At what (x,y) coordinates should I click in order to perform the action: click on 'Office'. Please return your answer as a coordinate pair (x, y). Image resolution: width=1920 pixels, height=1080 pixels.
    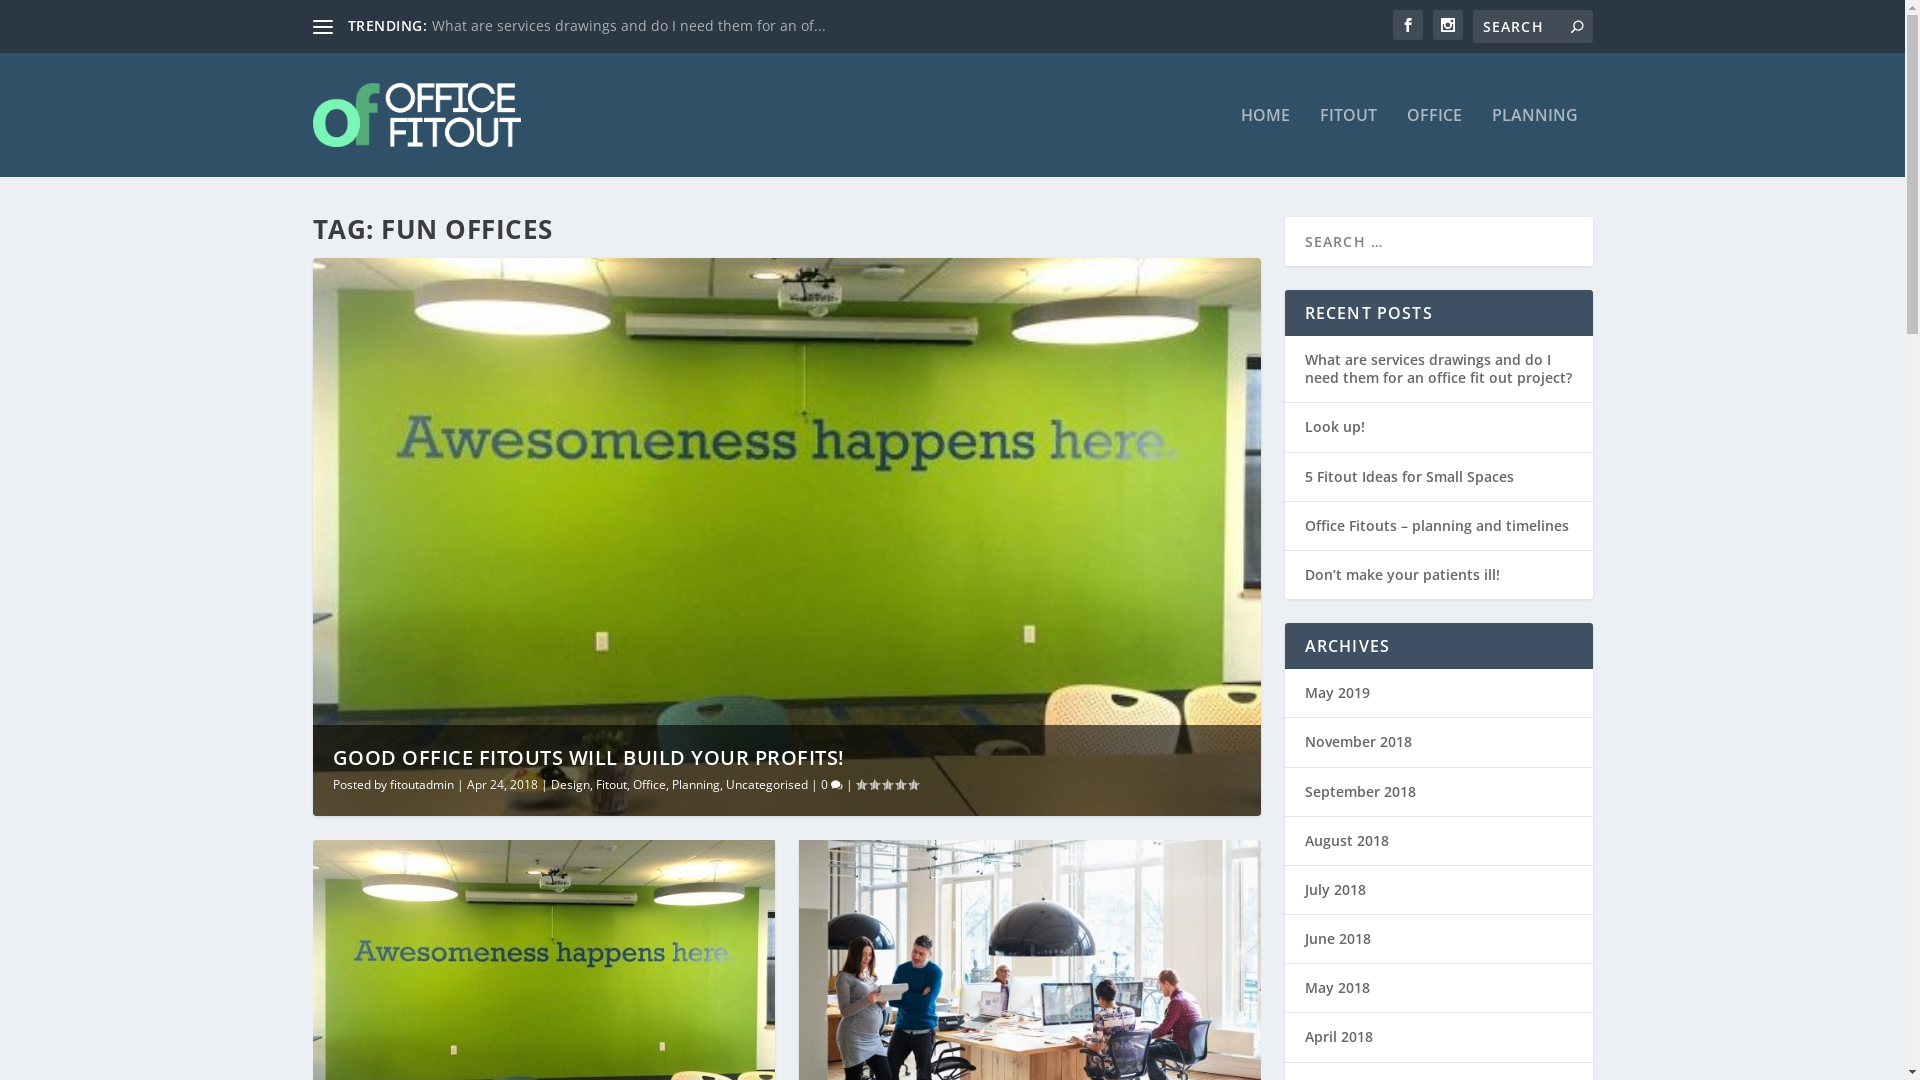
    Looking at the image, I should click on (648, 783).